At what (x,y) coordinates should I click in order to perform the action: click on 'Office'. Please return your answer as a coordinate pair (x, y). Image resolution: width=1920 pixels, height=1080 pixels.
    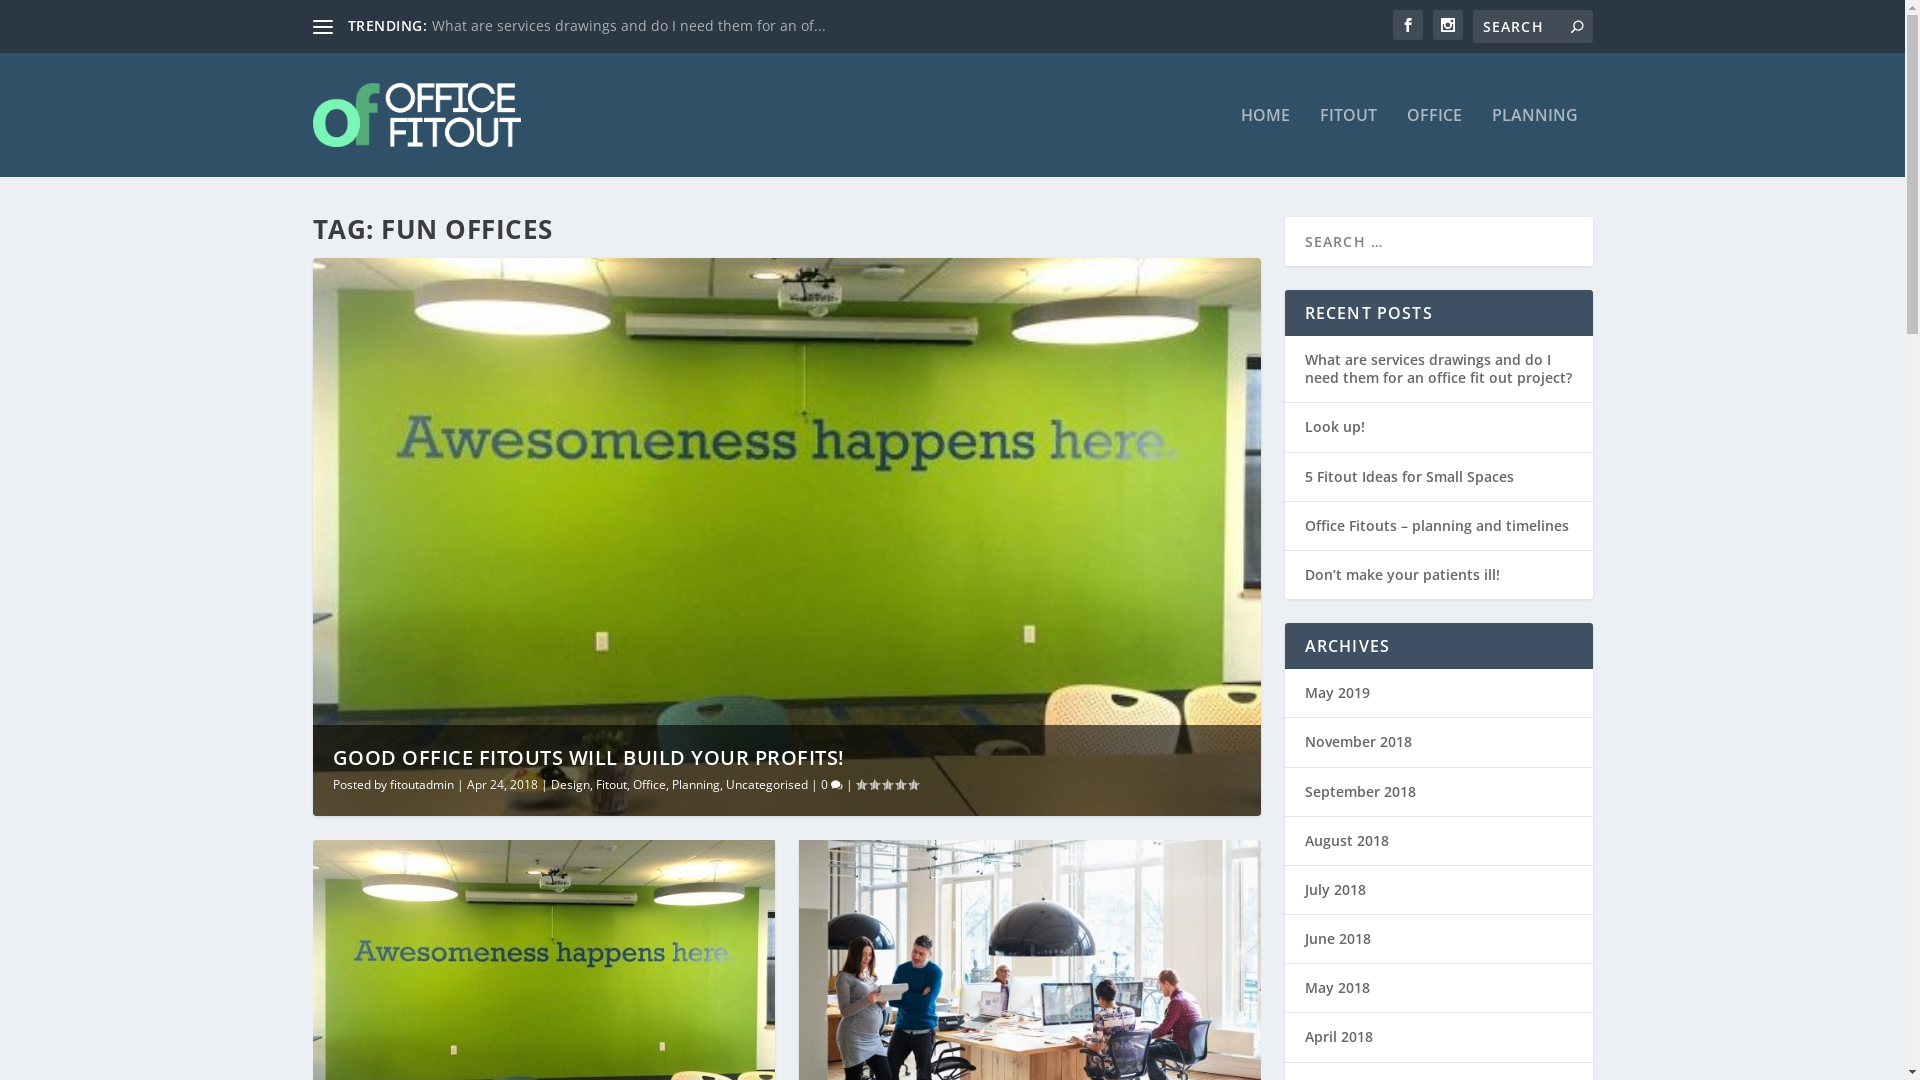
    Looking at the image, I should click on (648, 783).